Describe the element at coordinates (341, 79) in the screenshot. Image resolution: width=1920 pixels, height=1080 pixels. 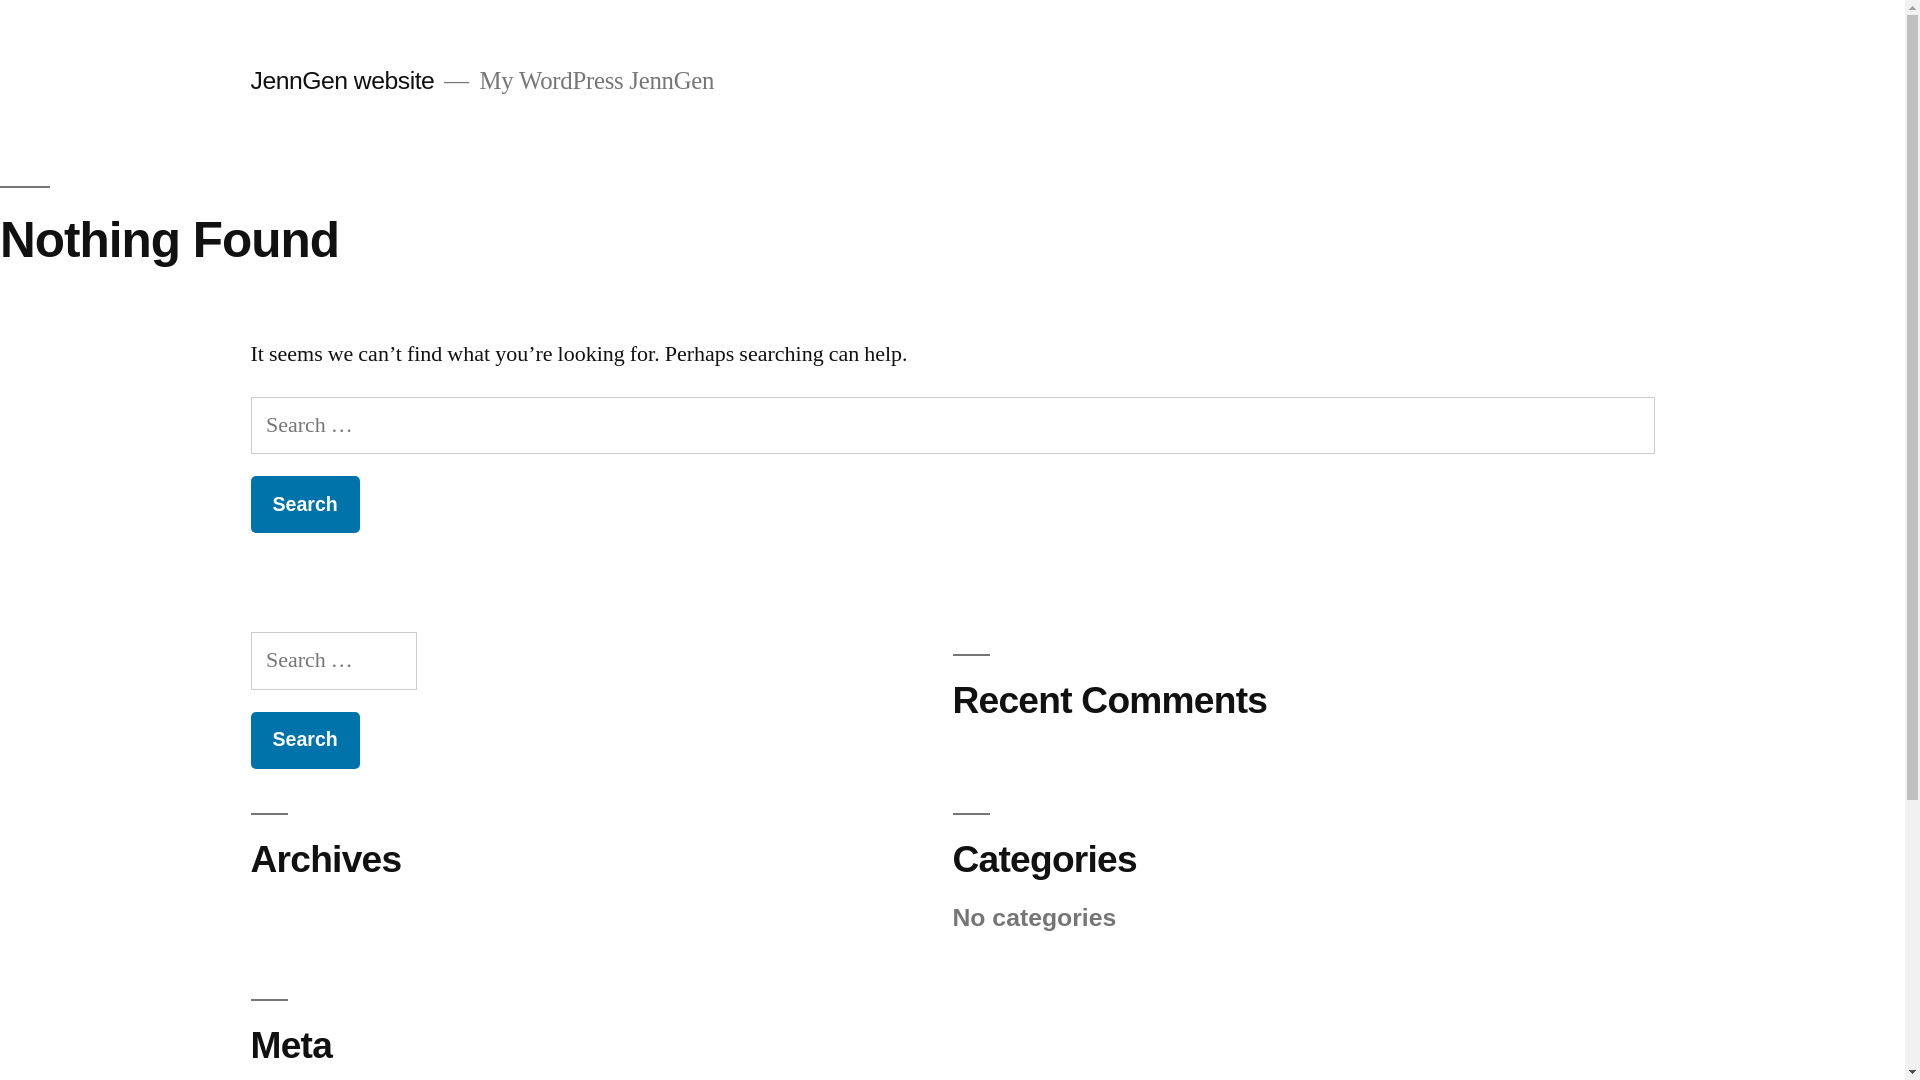
I see `'JennGen website'` at that location.